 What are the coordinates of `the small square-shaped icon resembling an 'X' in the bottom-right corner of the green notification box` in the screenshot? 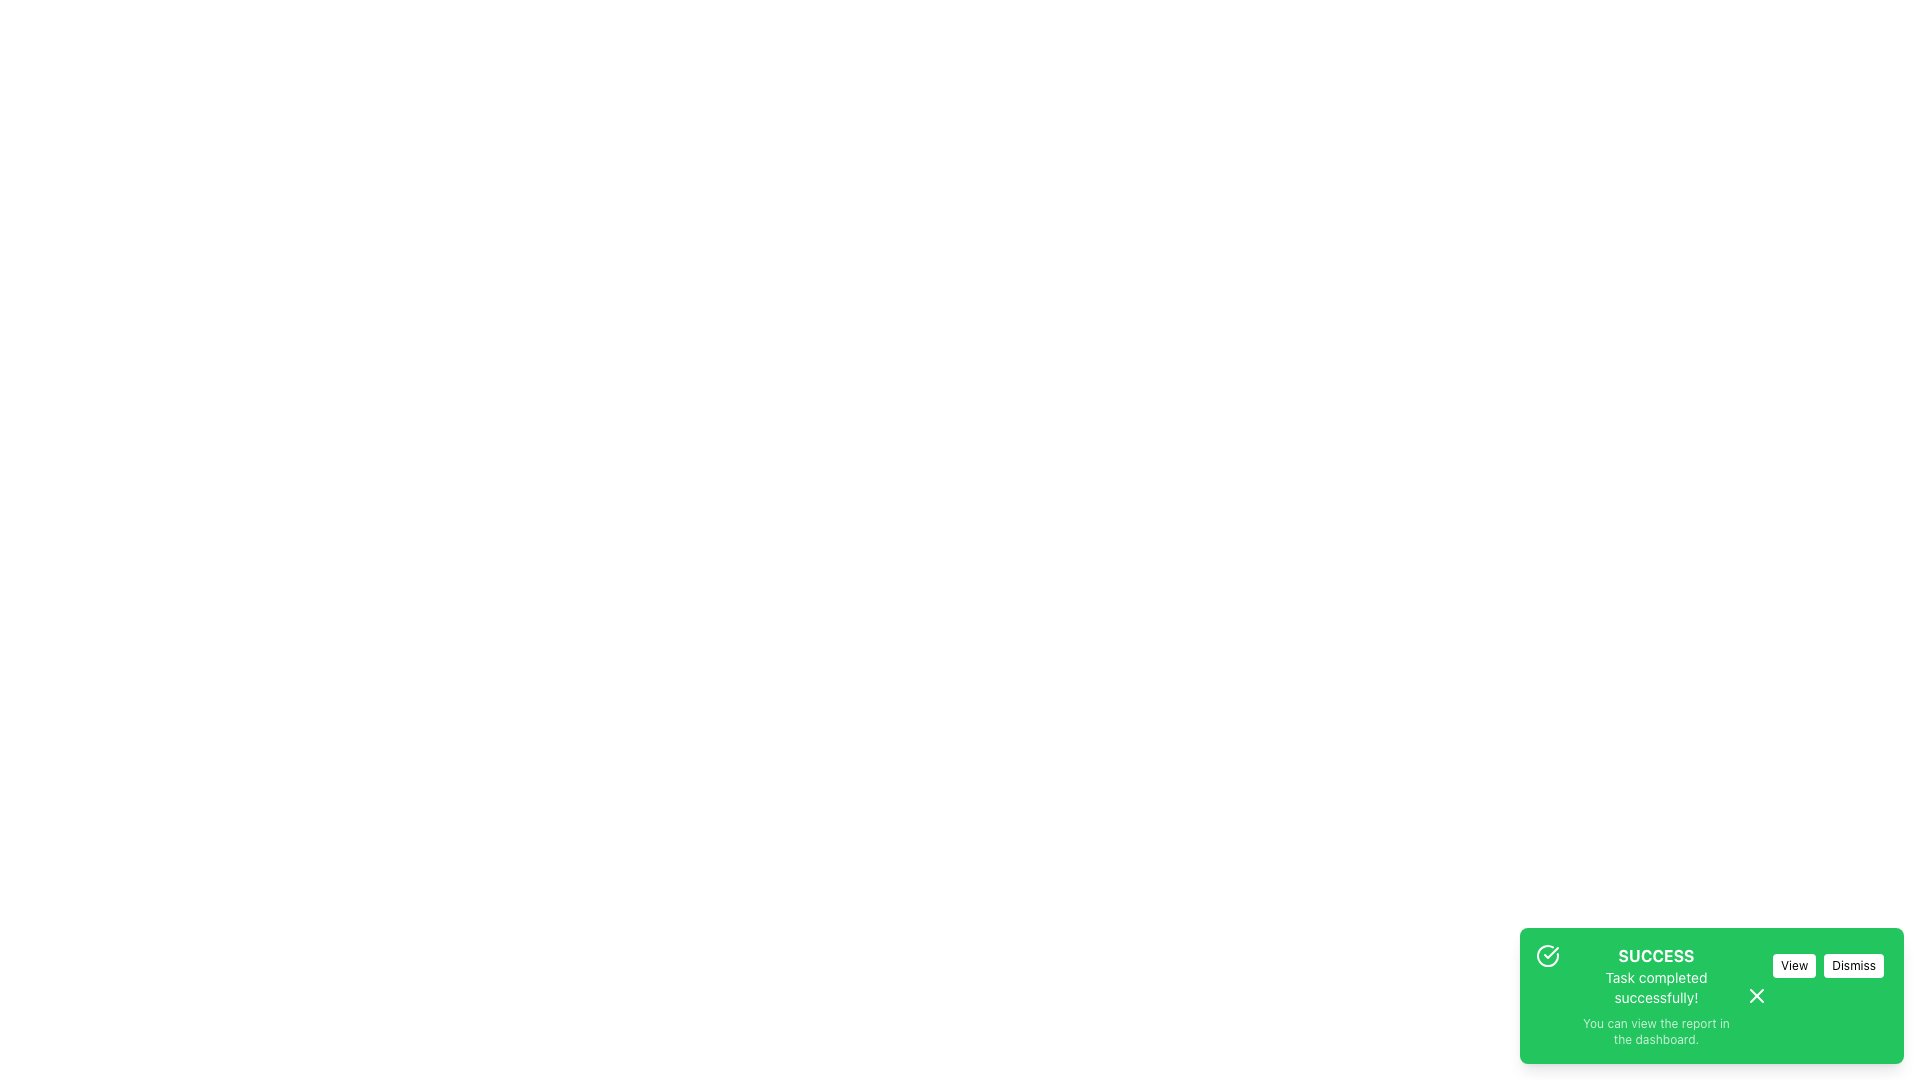 It's located at (1755, 995).